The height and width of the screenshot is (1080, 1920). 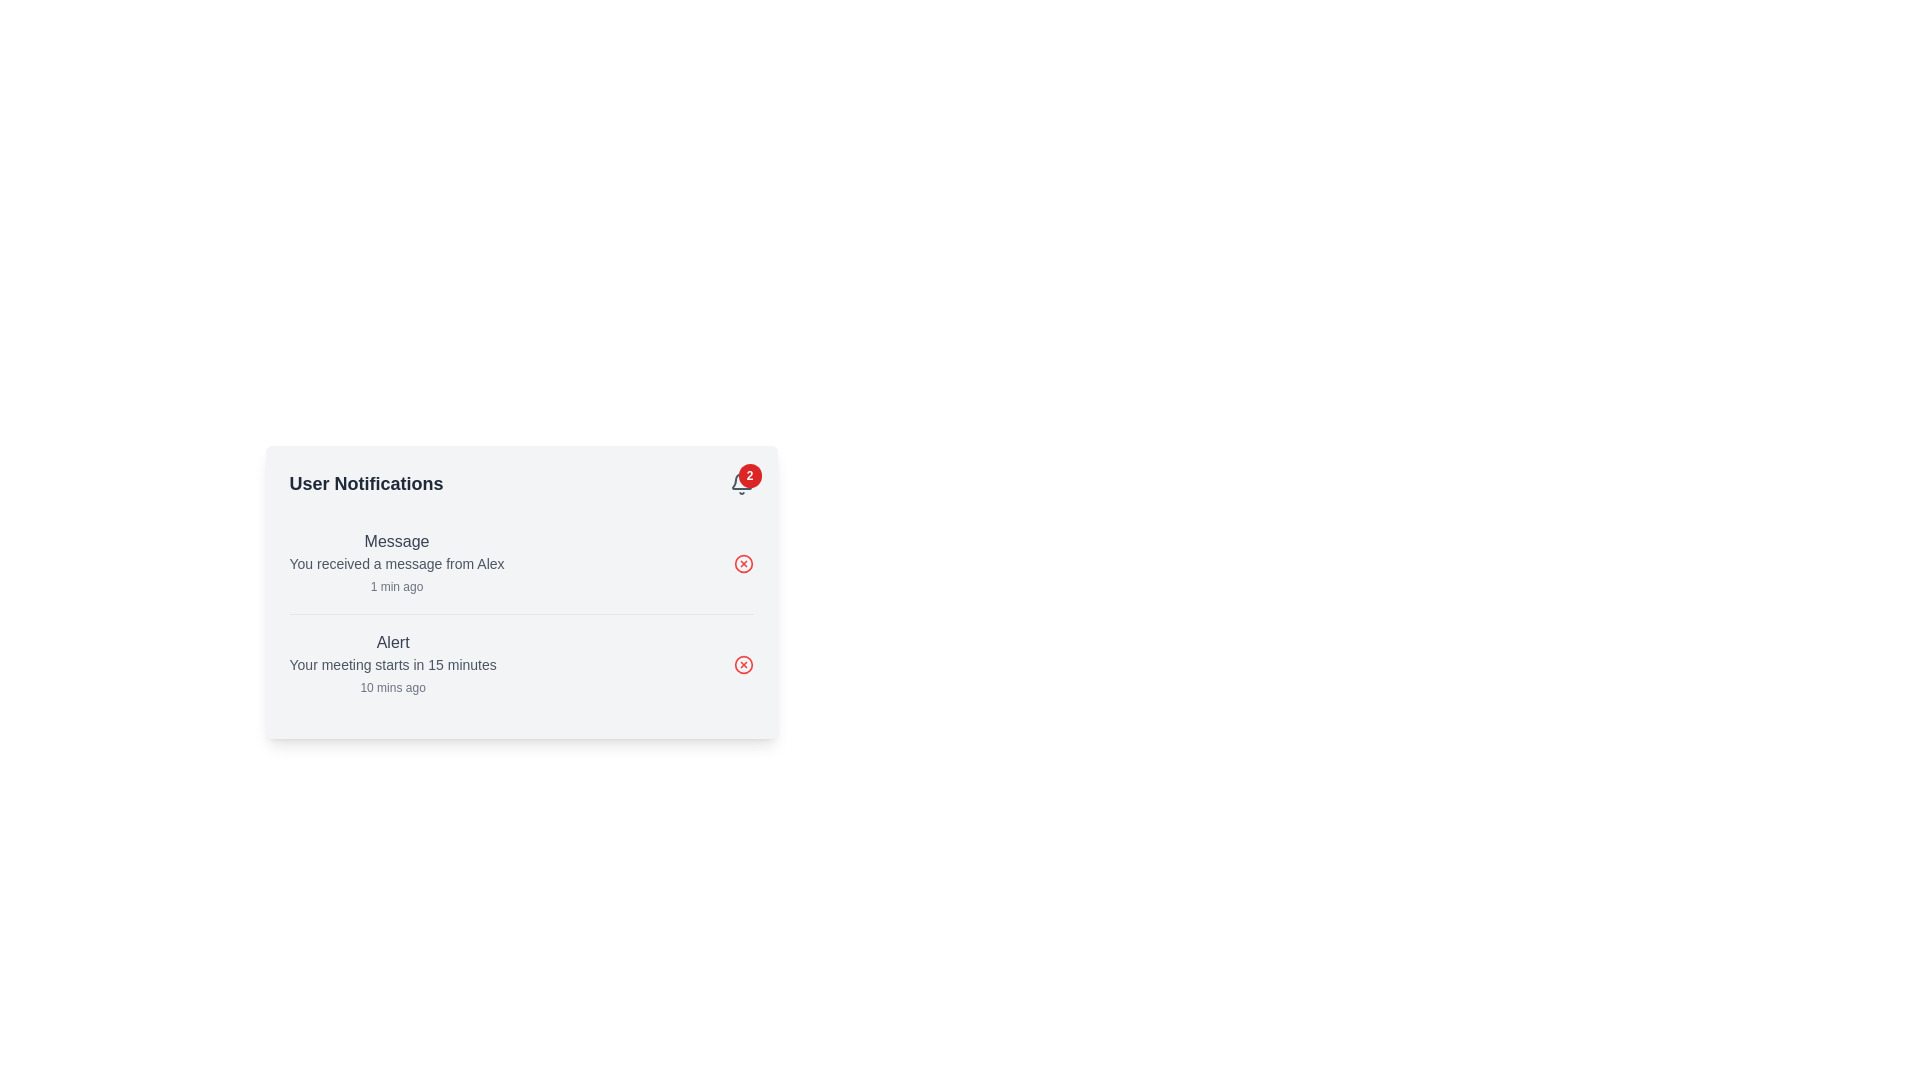 What do you see at coordinates (397, 542) in the screenshot?
I see `the static text label displaying 'Message' located at the top of a notification entry in the User Notifications panel` at bounding box center [397, 542].